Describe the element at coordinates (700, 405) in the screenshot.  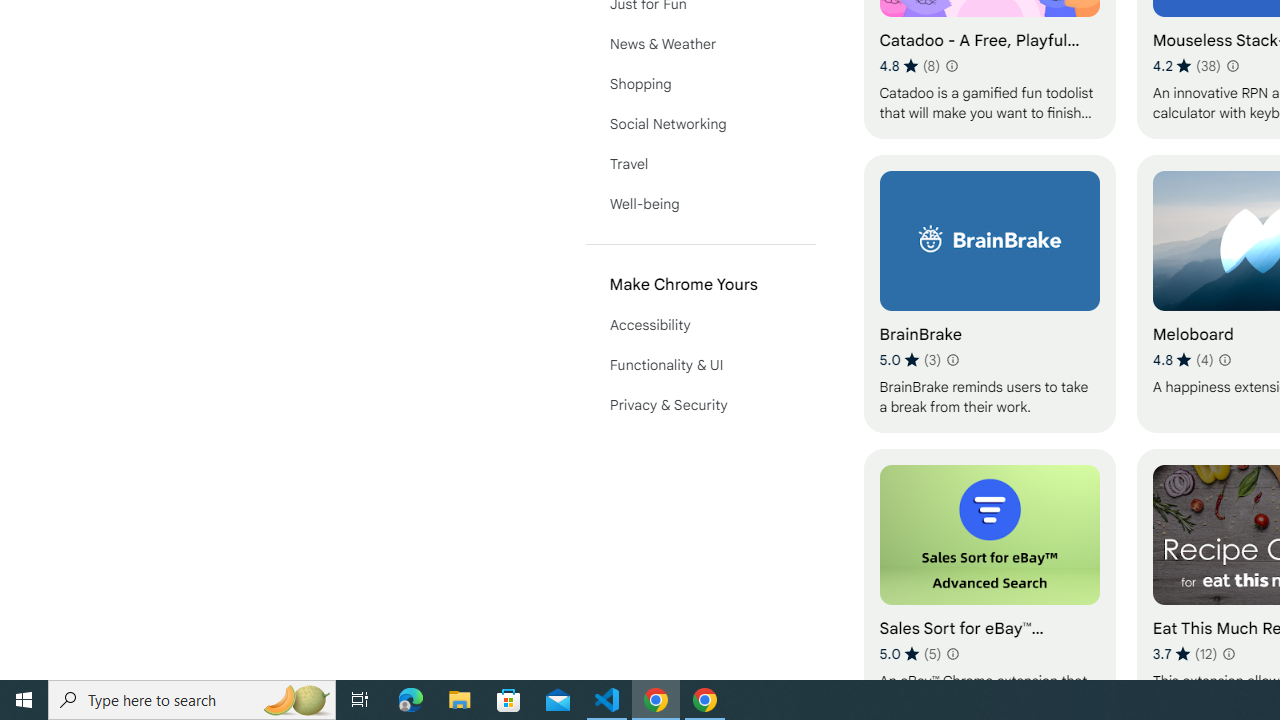
I see `'Privacy & Security'` at that location.